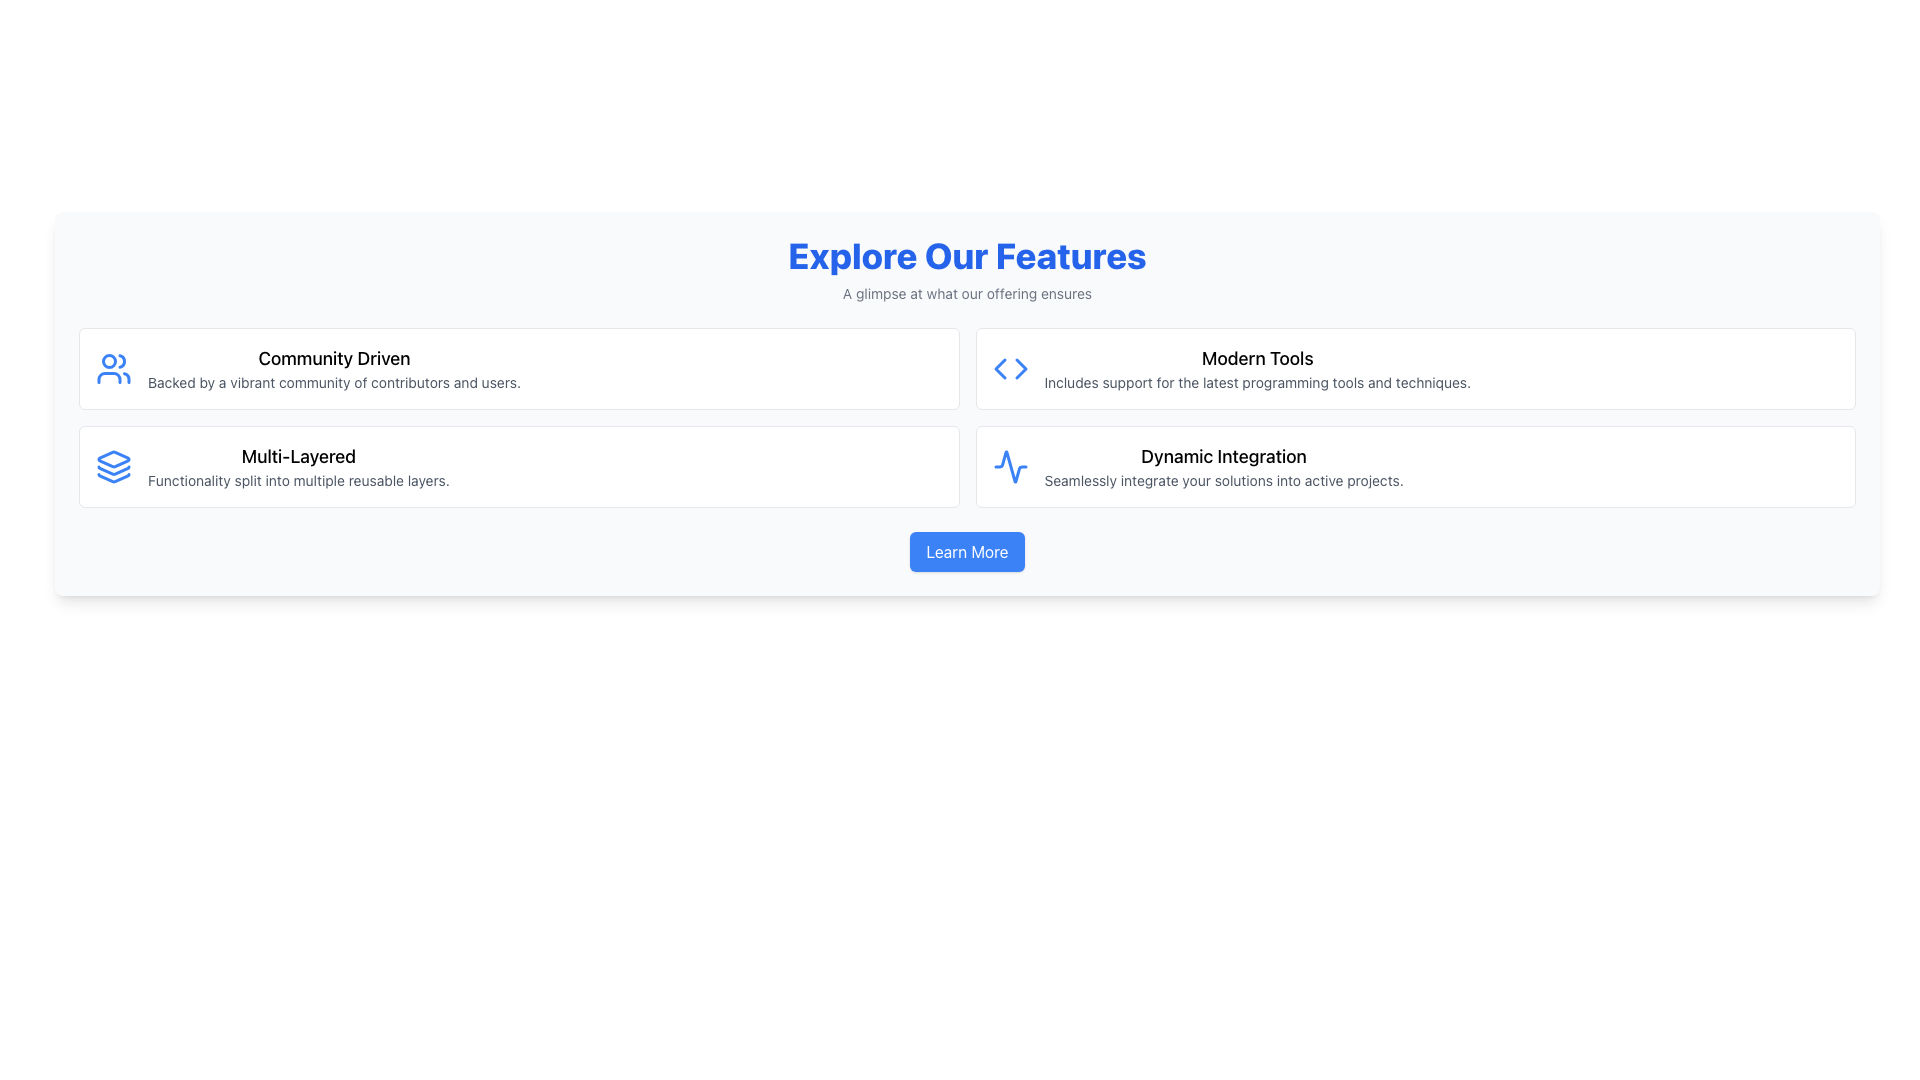 This screenshot has height=1080, width=1920. What do you see at coordinates (334, 382) in the screenshot?
I see `the static text label that provides additional descriptive information about the 'Community Driven' title, located below it in the top-left quadrant under the 'Explore Our Features' header` at bounding box center [334, 382].